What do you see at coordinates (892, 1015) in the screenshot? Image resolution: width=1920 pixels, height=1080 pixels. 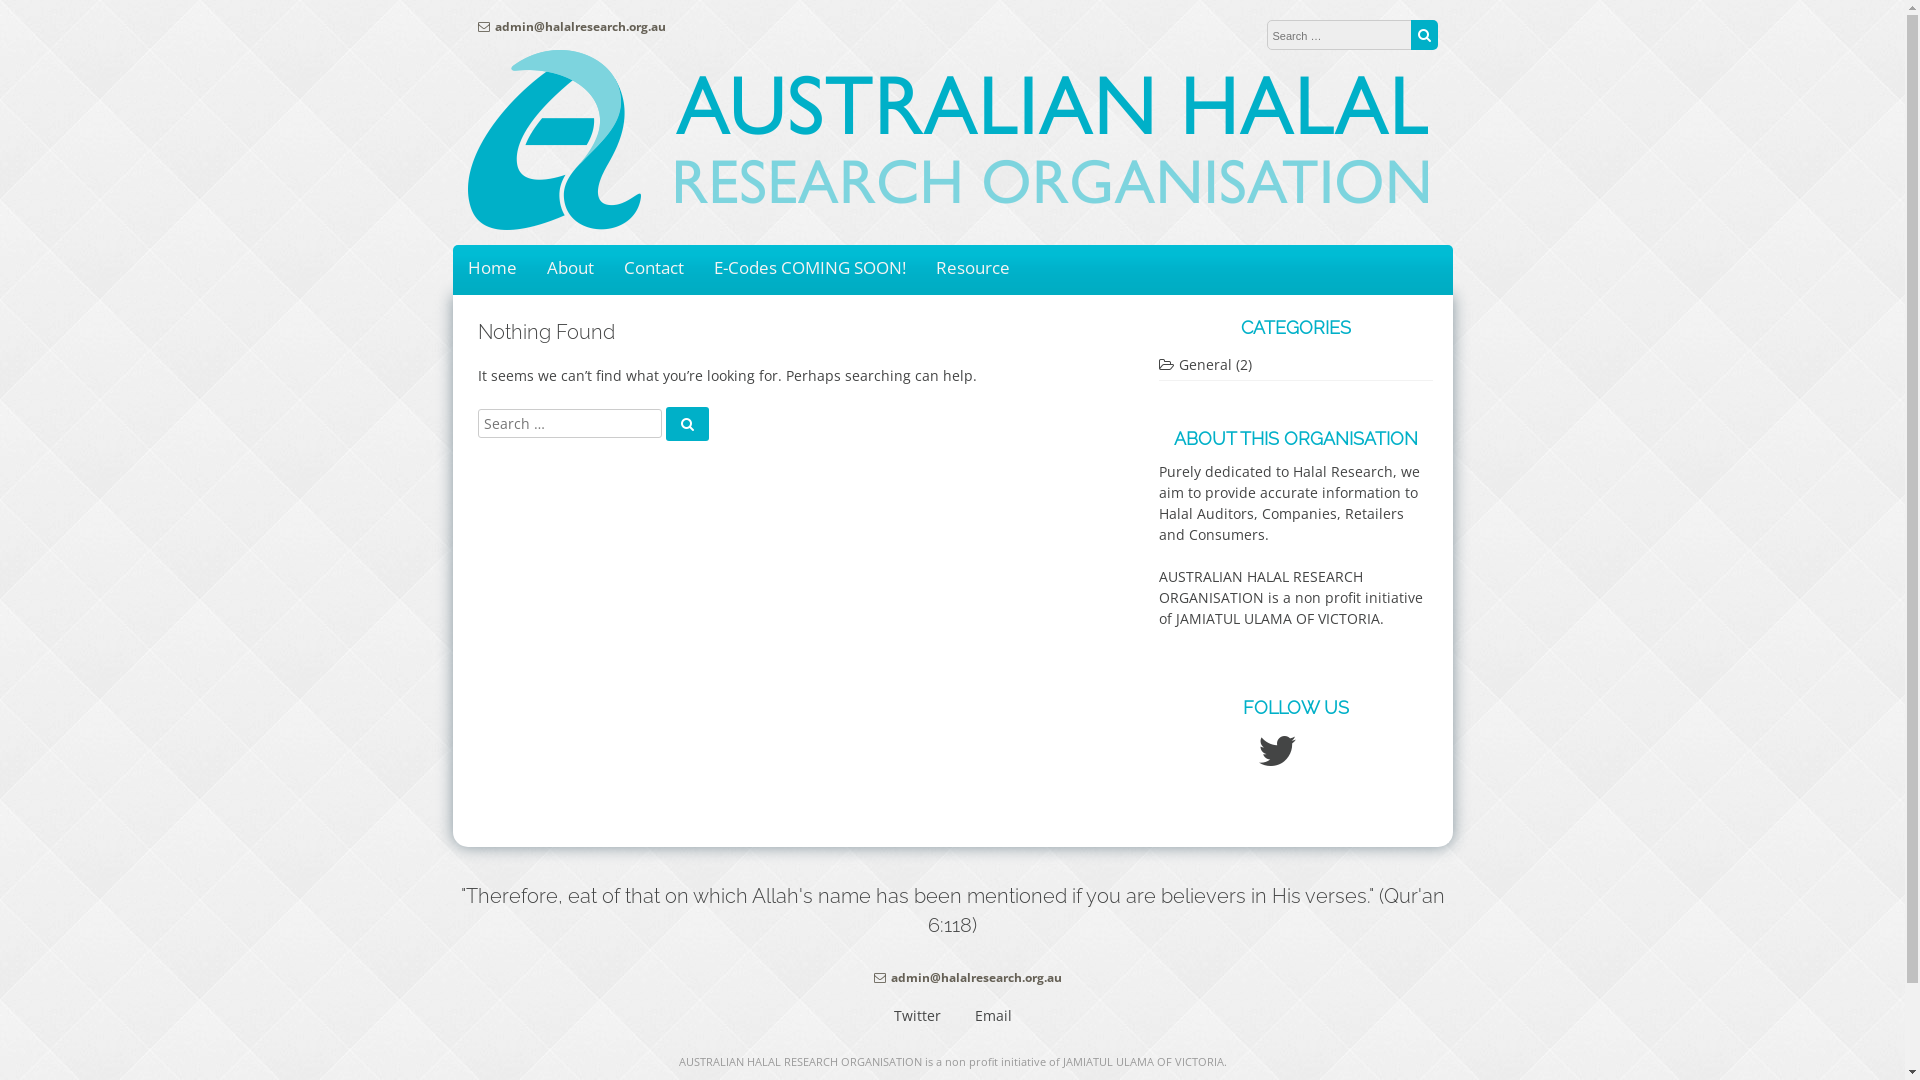 I see `'Twitter'` at bounding box center [892, 1015].